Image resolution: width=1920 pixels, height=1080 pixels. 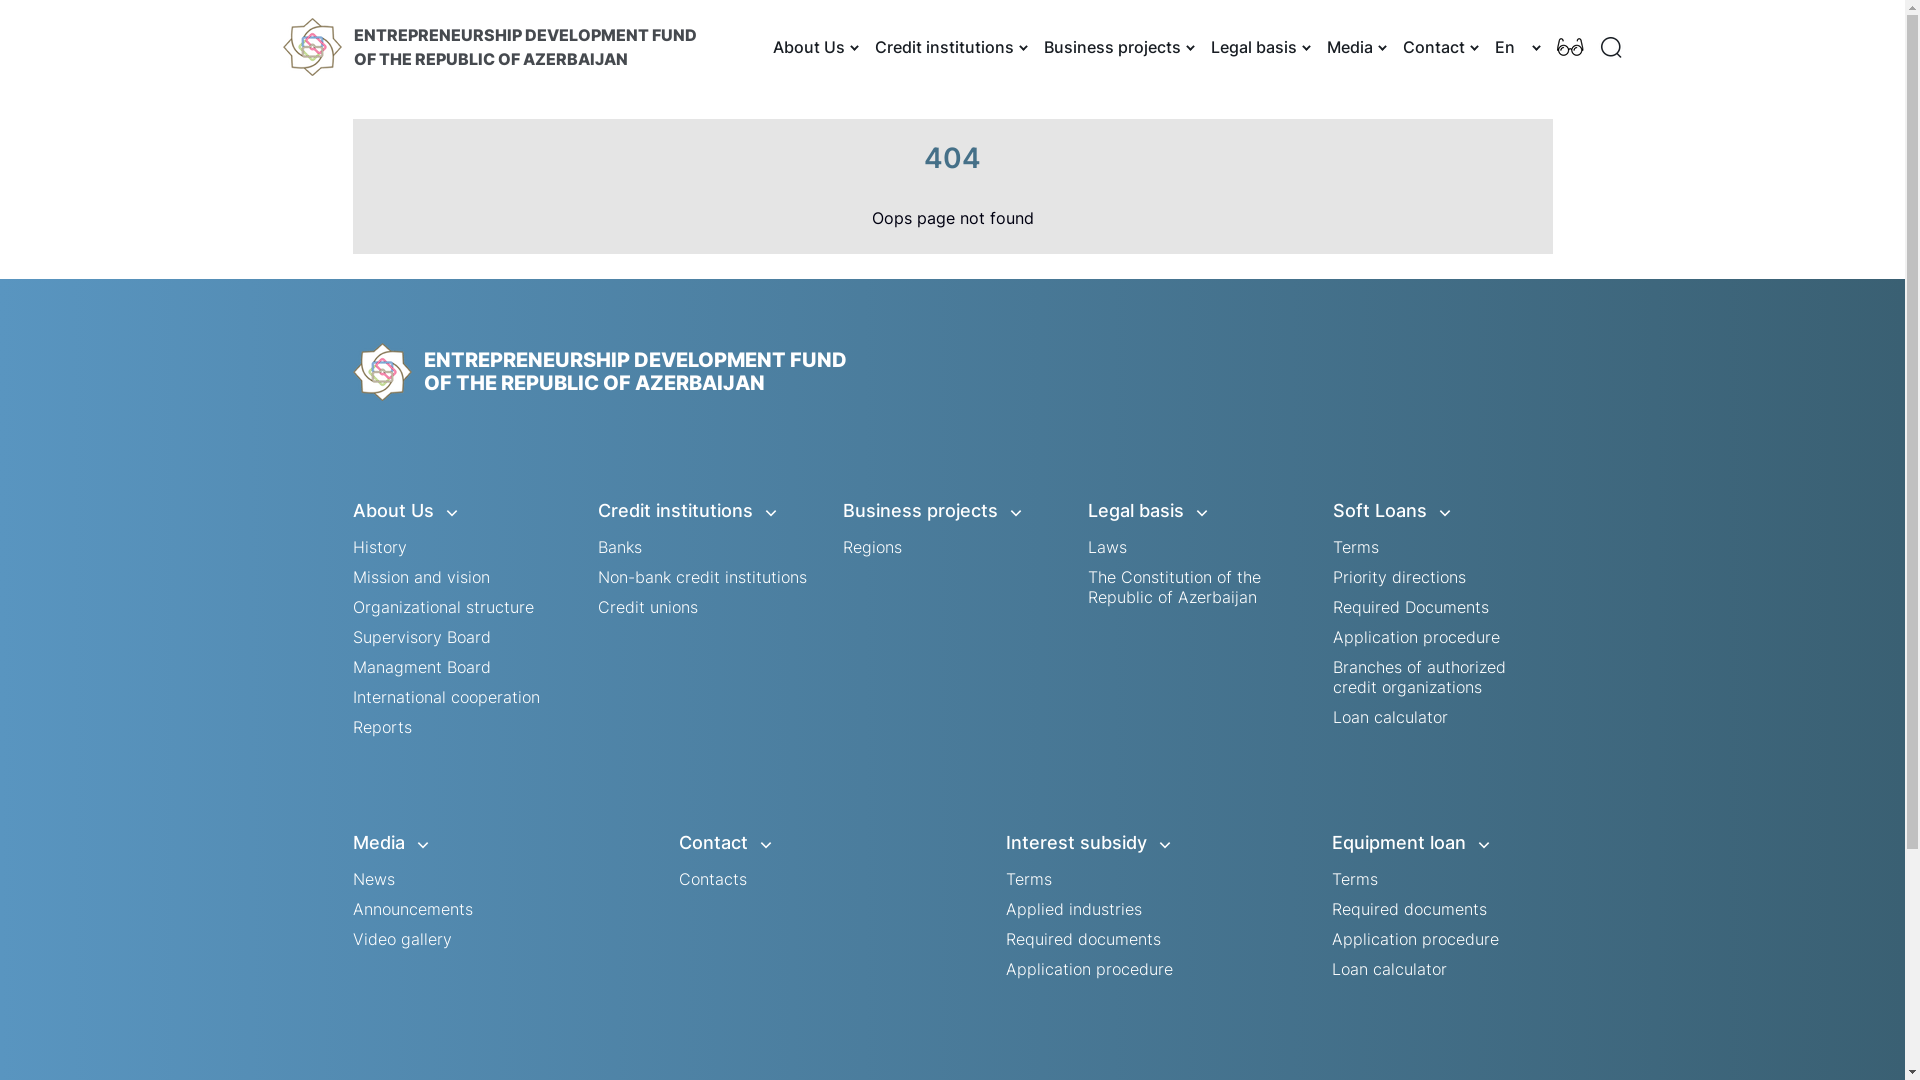 What do you see at coordinates (713, 878) in the screenshot?
I see `'Contacts'` at bounding box center [713, 878].